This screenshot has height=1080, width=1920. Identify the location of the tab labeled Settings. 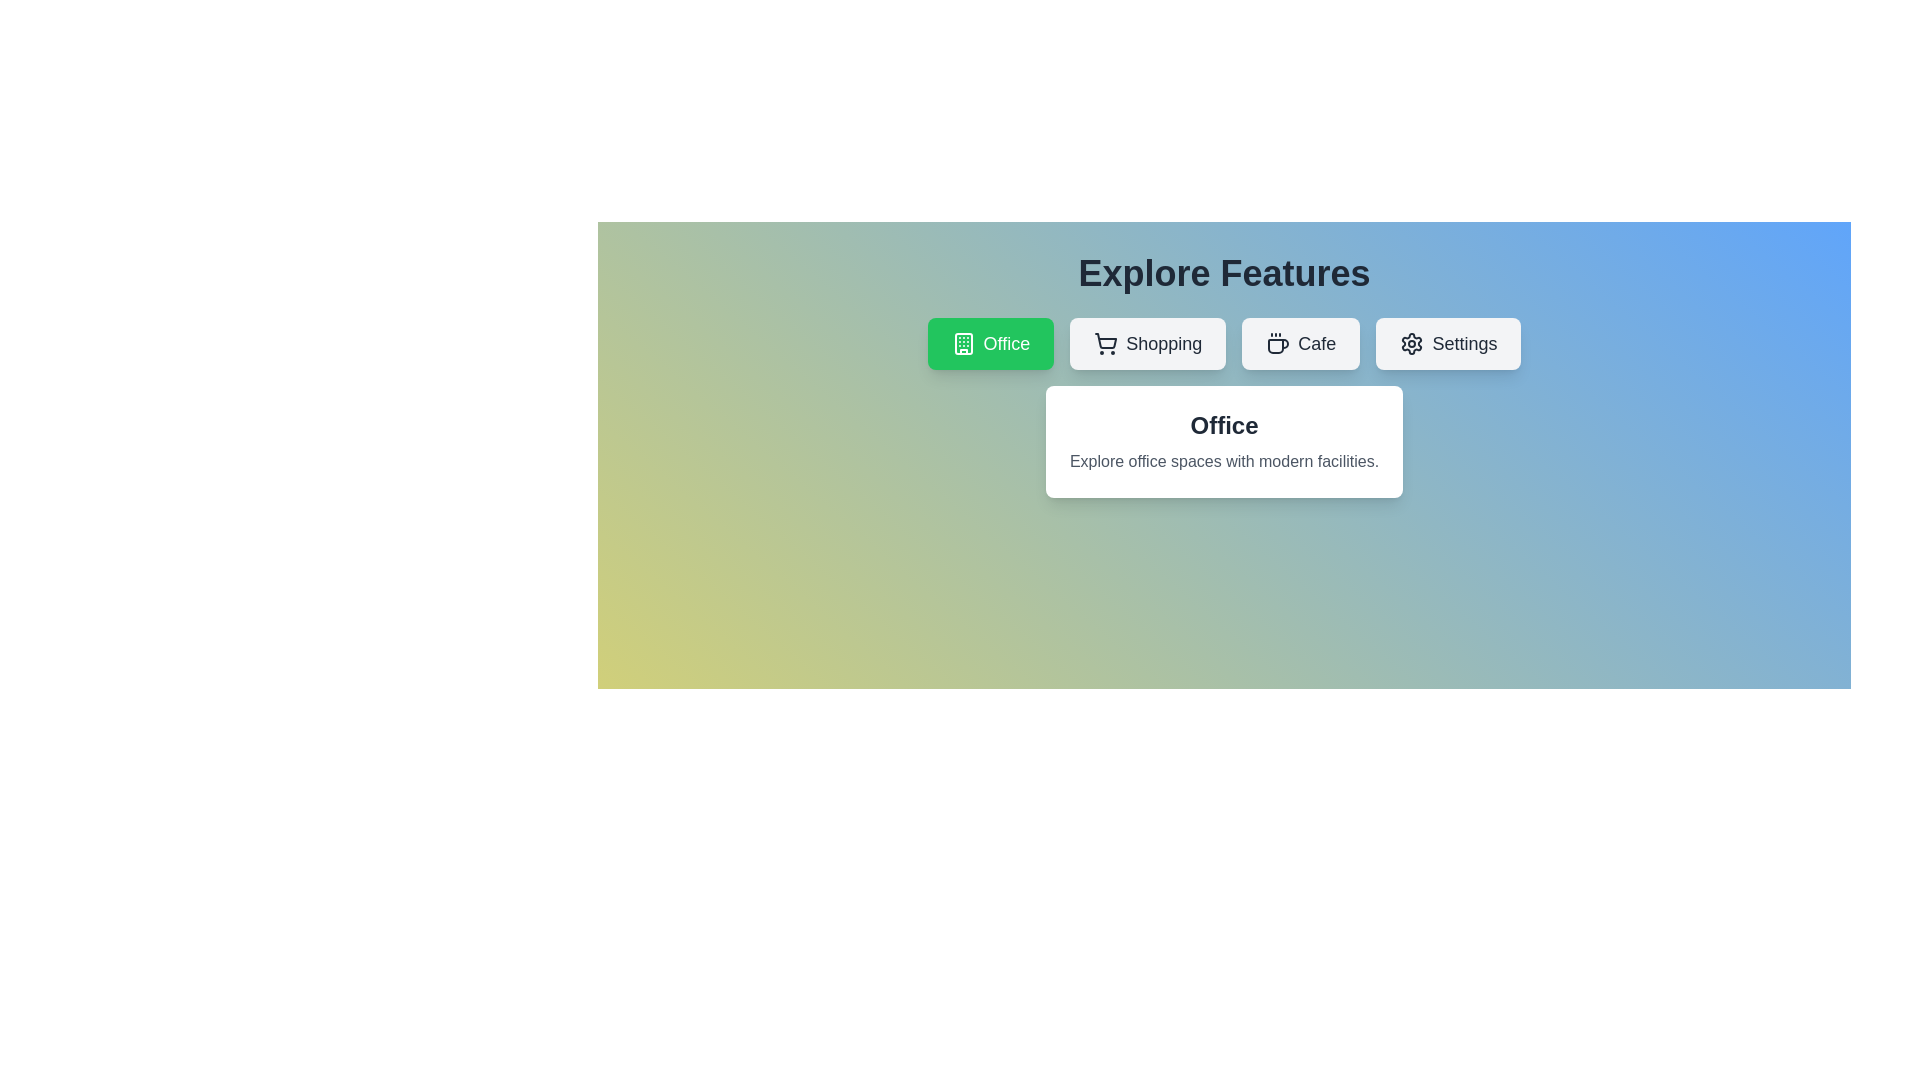
(1448, 342).